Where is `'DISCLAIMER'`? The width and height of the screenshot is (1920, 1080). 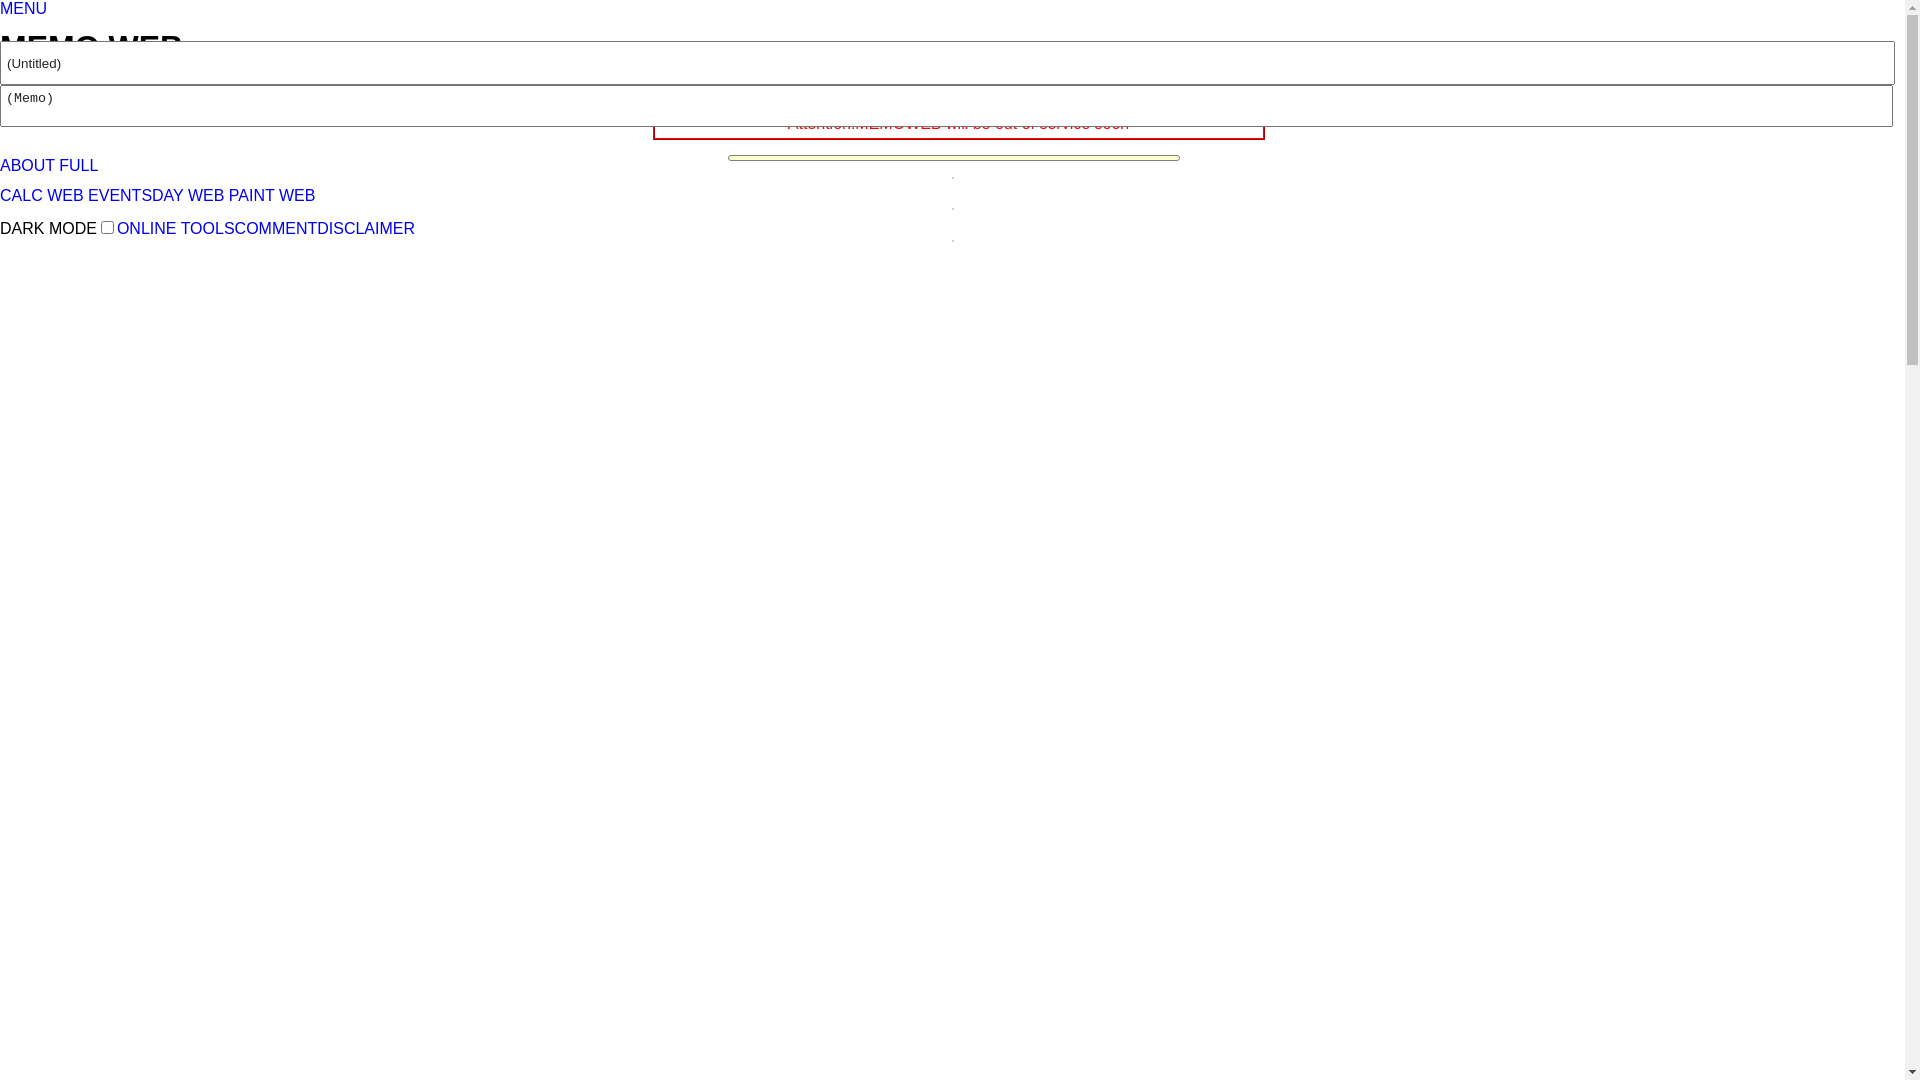
'DISCLAIMER' is located at coordinates (365, 227).